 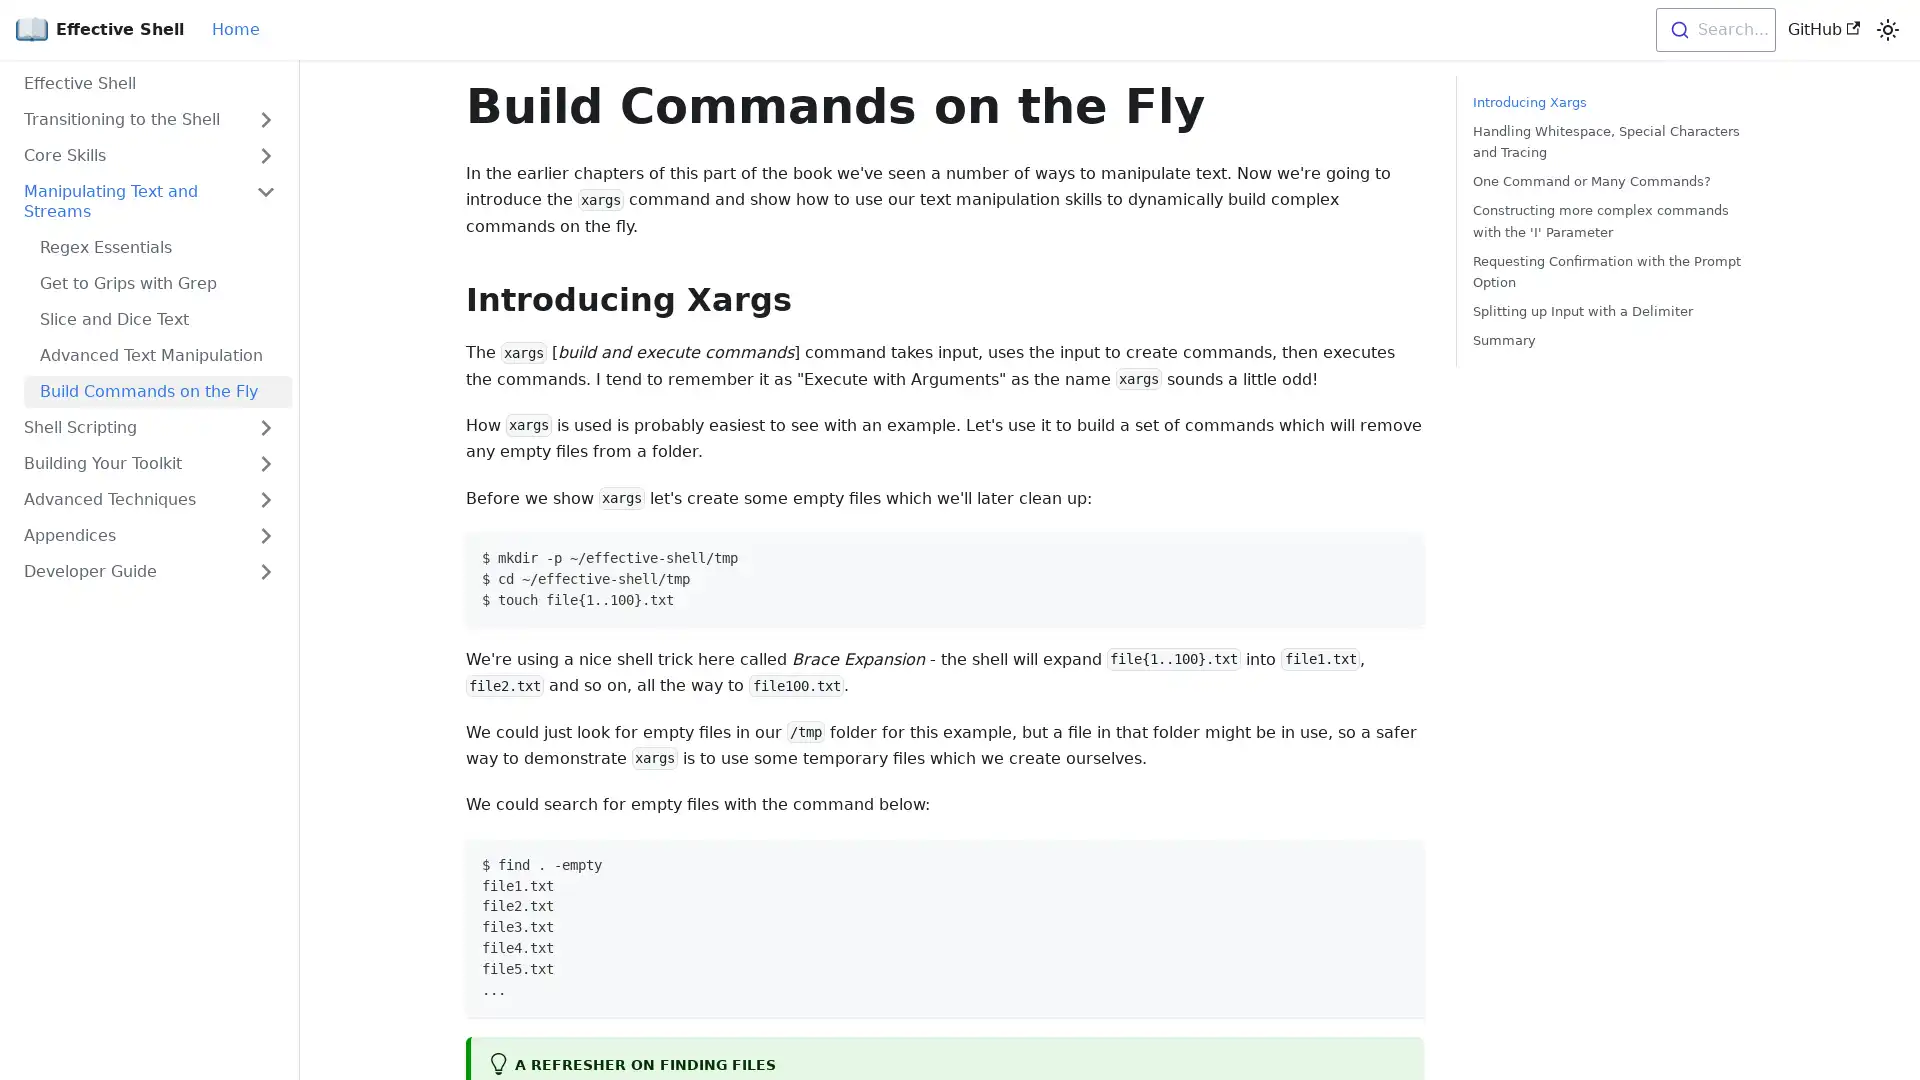 I want to click on Search..., so click(x=1713, y=30).